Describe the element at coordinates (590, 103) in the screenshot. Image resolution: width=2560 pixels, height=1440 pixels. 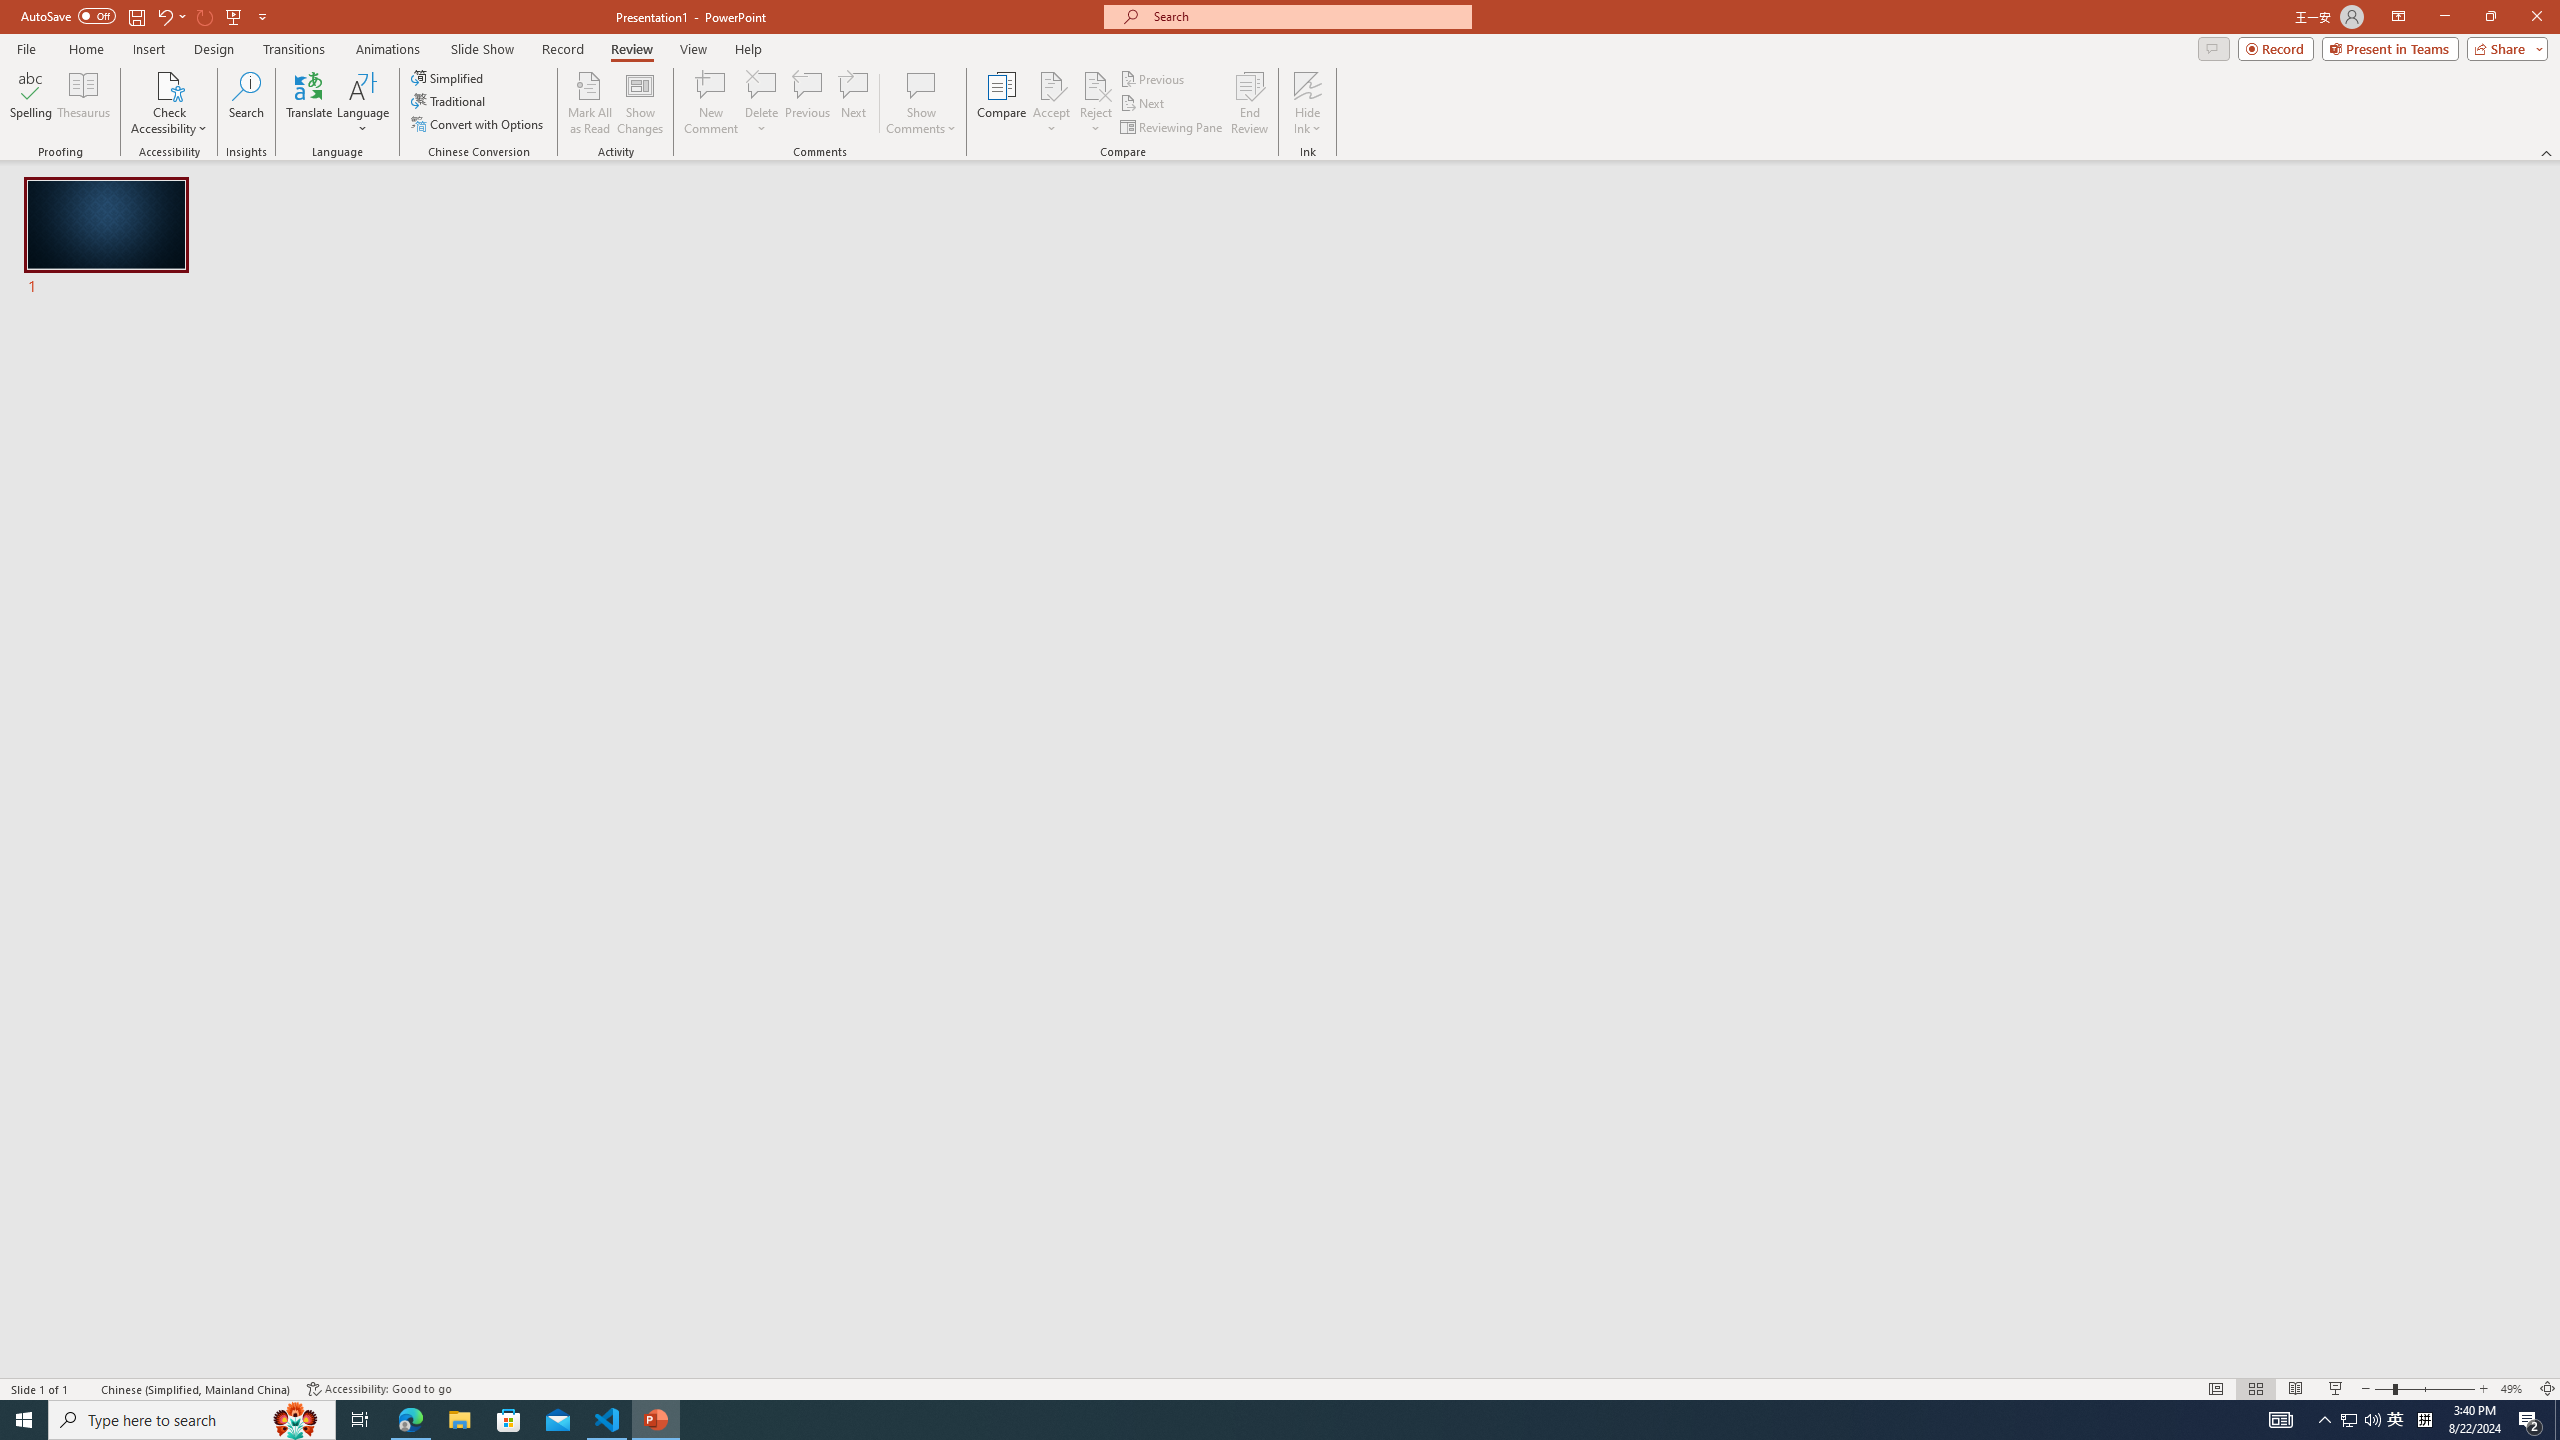
I see `'Mark All as Read'` at that location.